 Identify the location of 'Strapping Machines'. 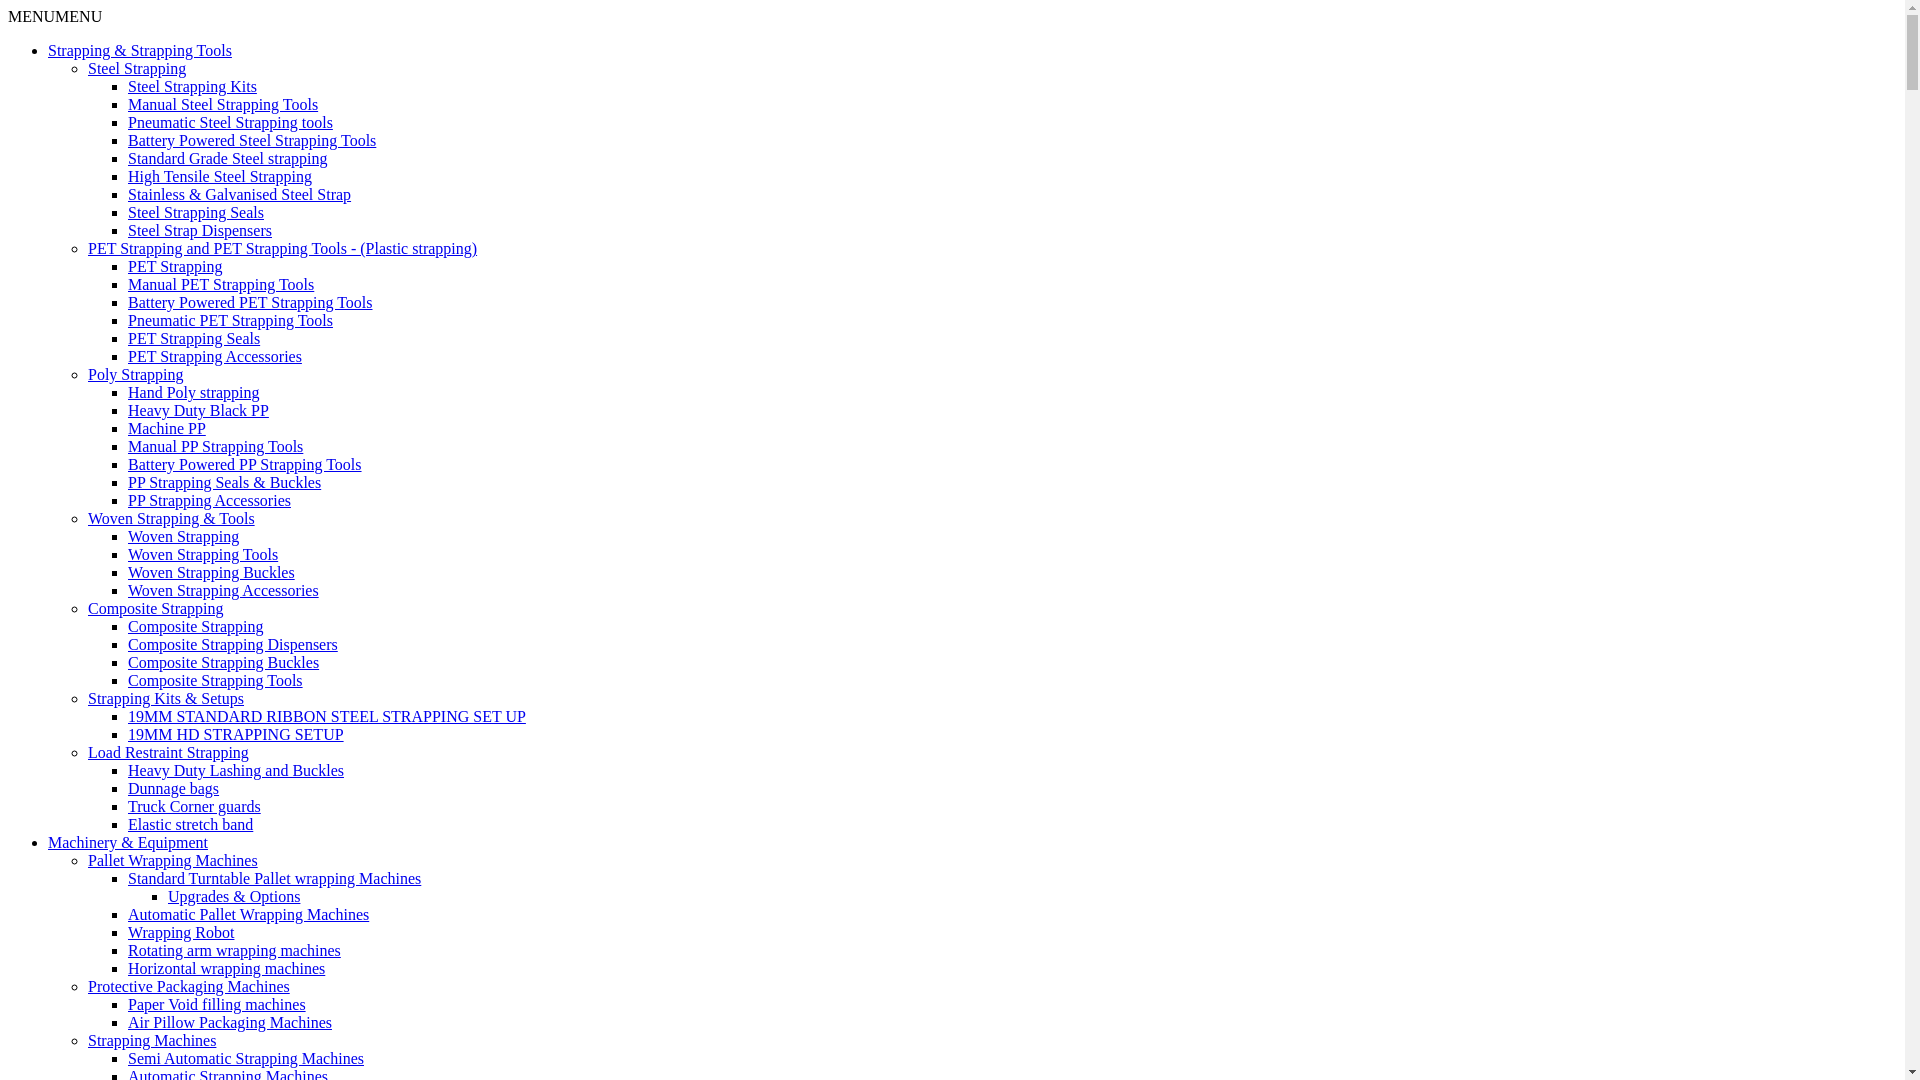
(86, 1039).